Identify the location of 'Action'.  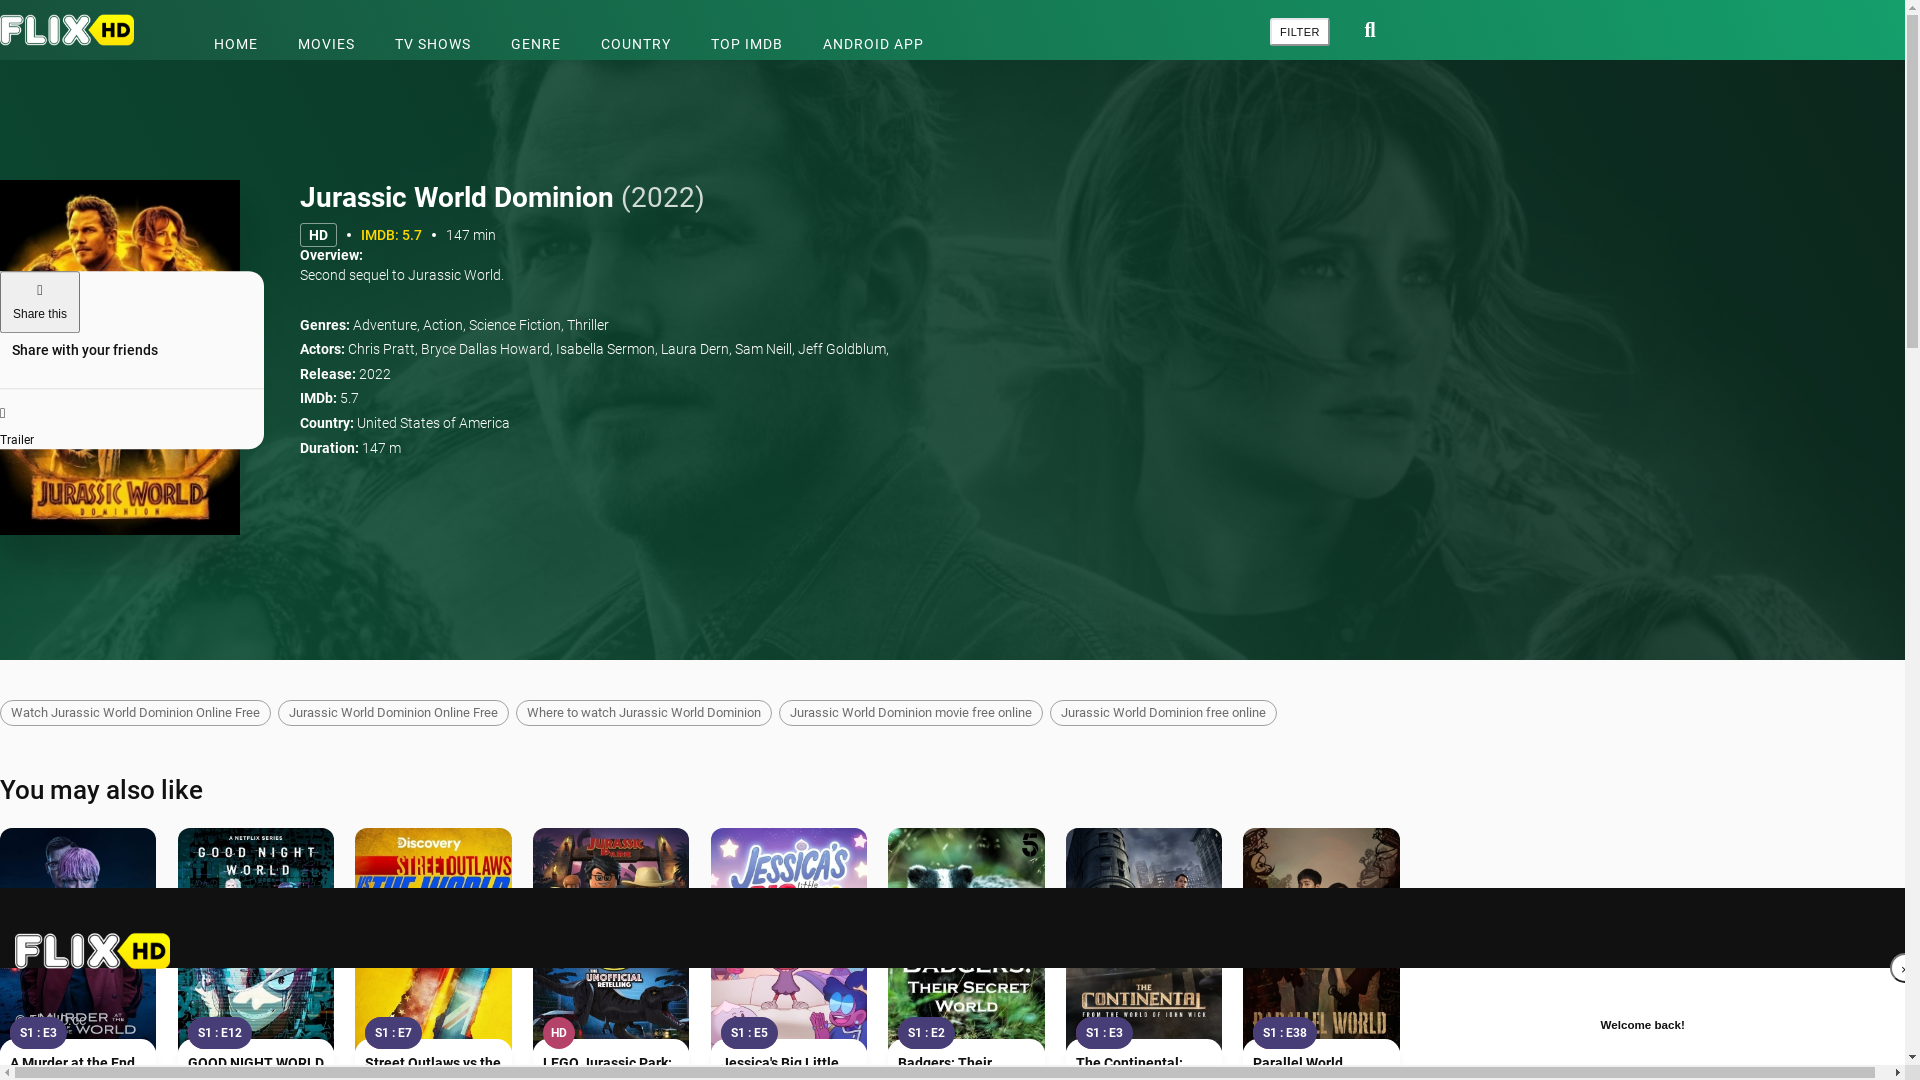
(421, 323).